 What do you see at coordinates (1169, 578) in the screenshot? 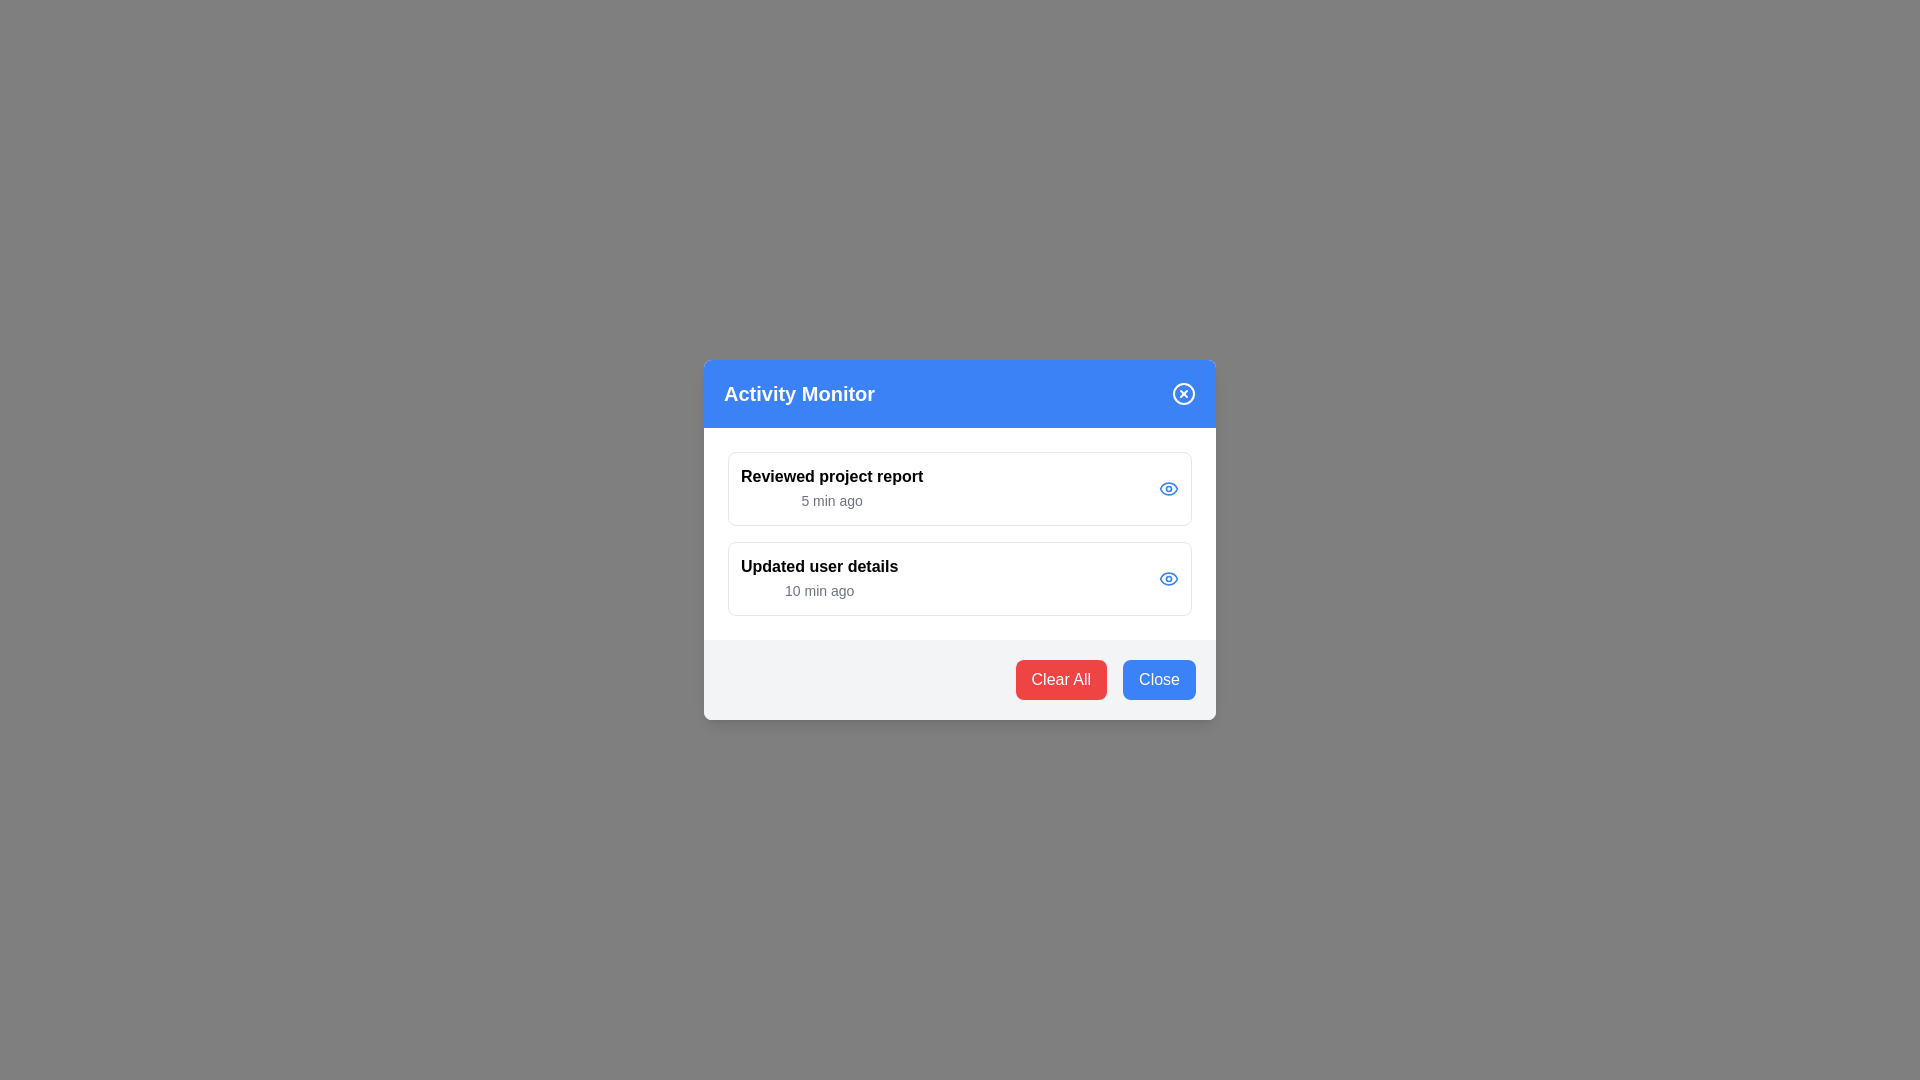
I see `the eye icon for the activity item Updated user details` at bounding box center [1169, 578].